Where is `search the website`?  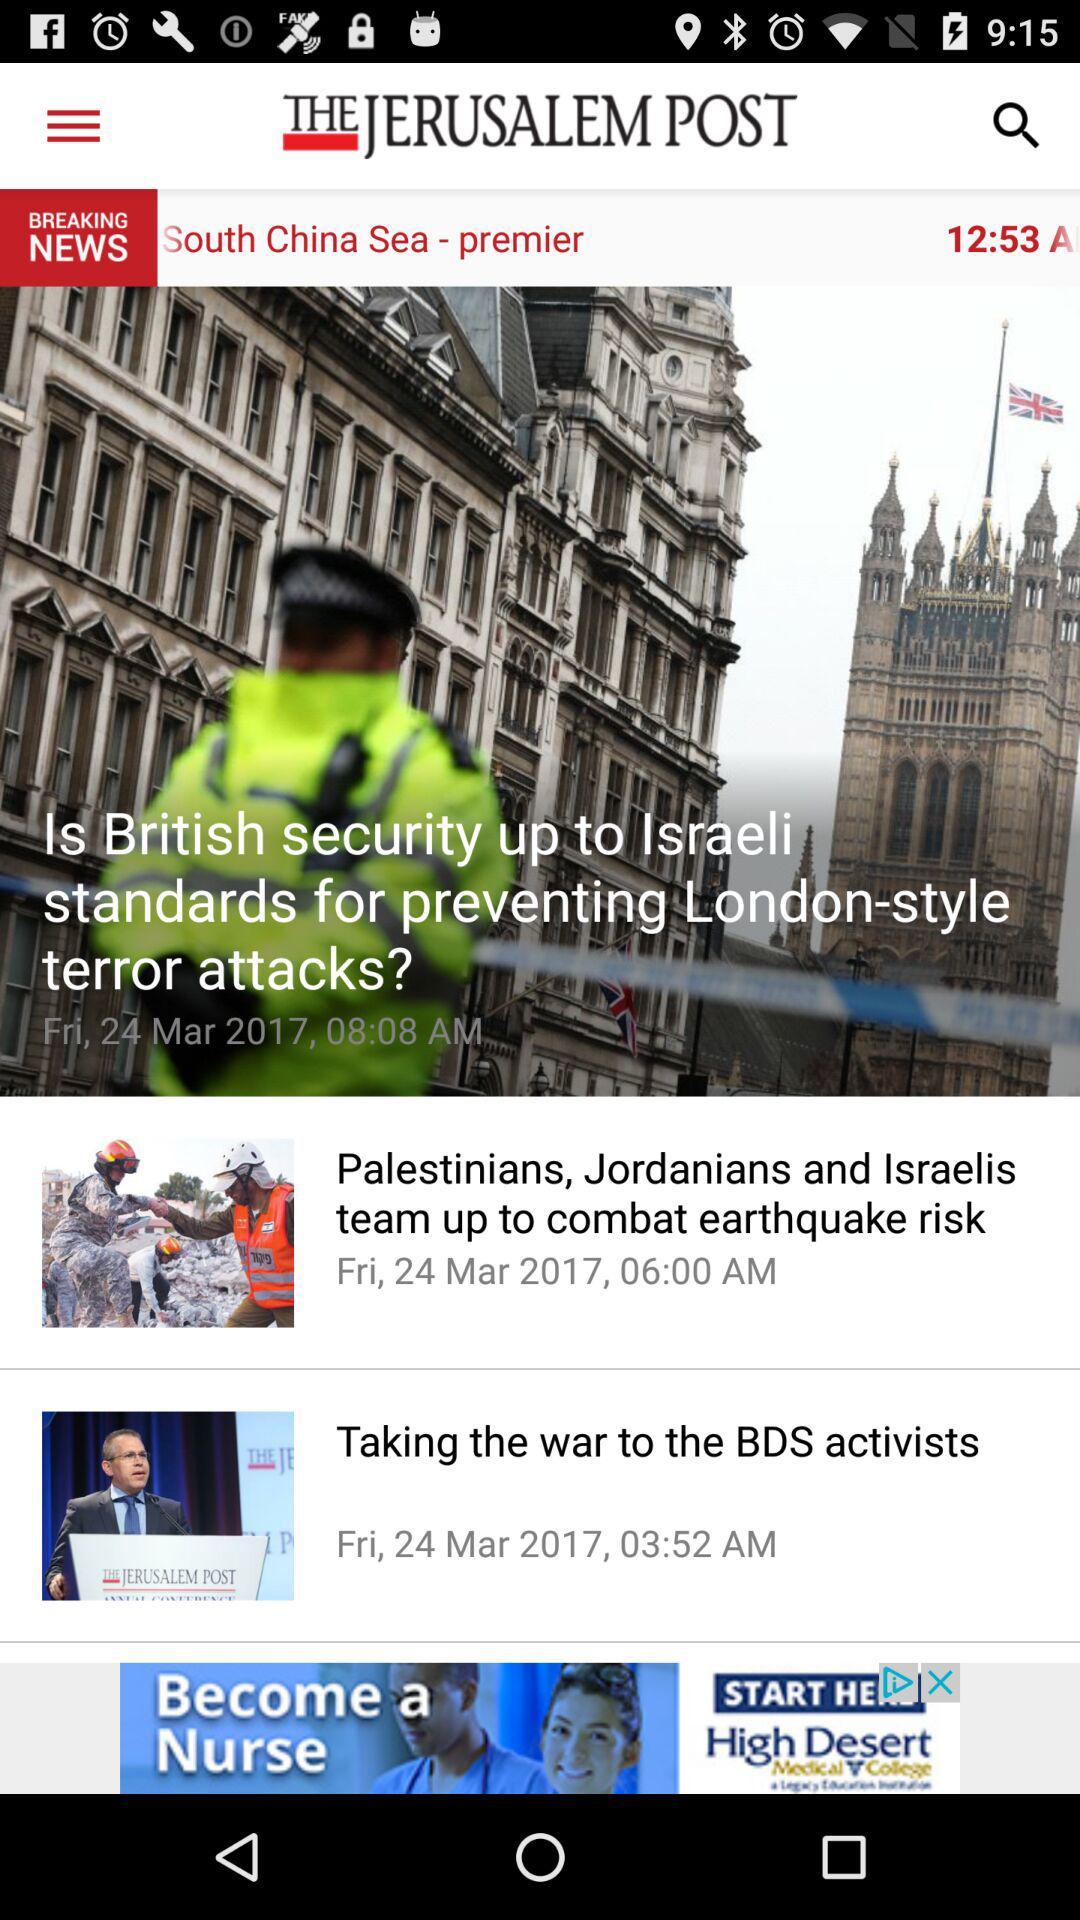 search the website is located at coordinates (1017, 124).